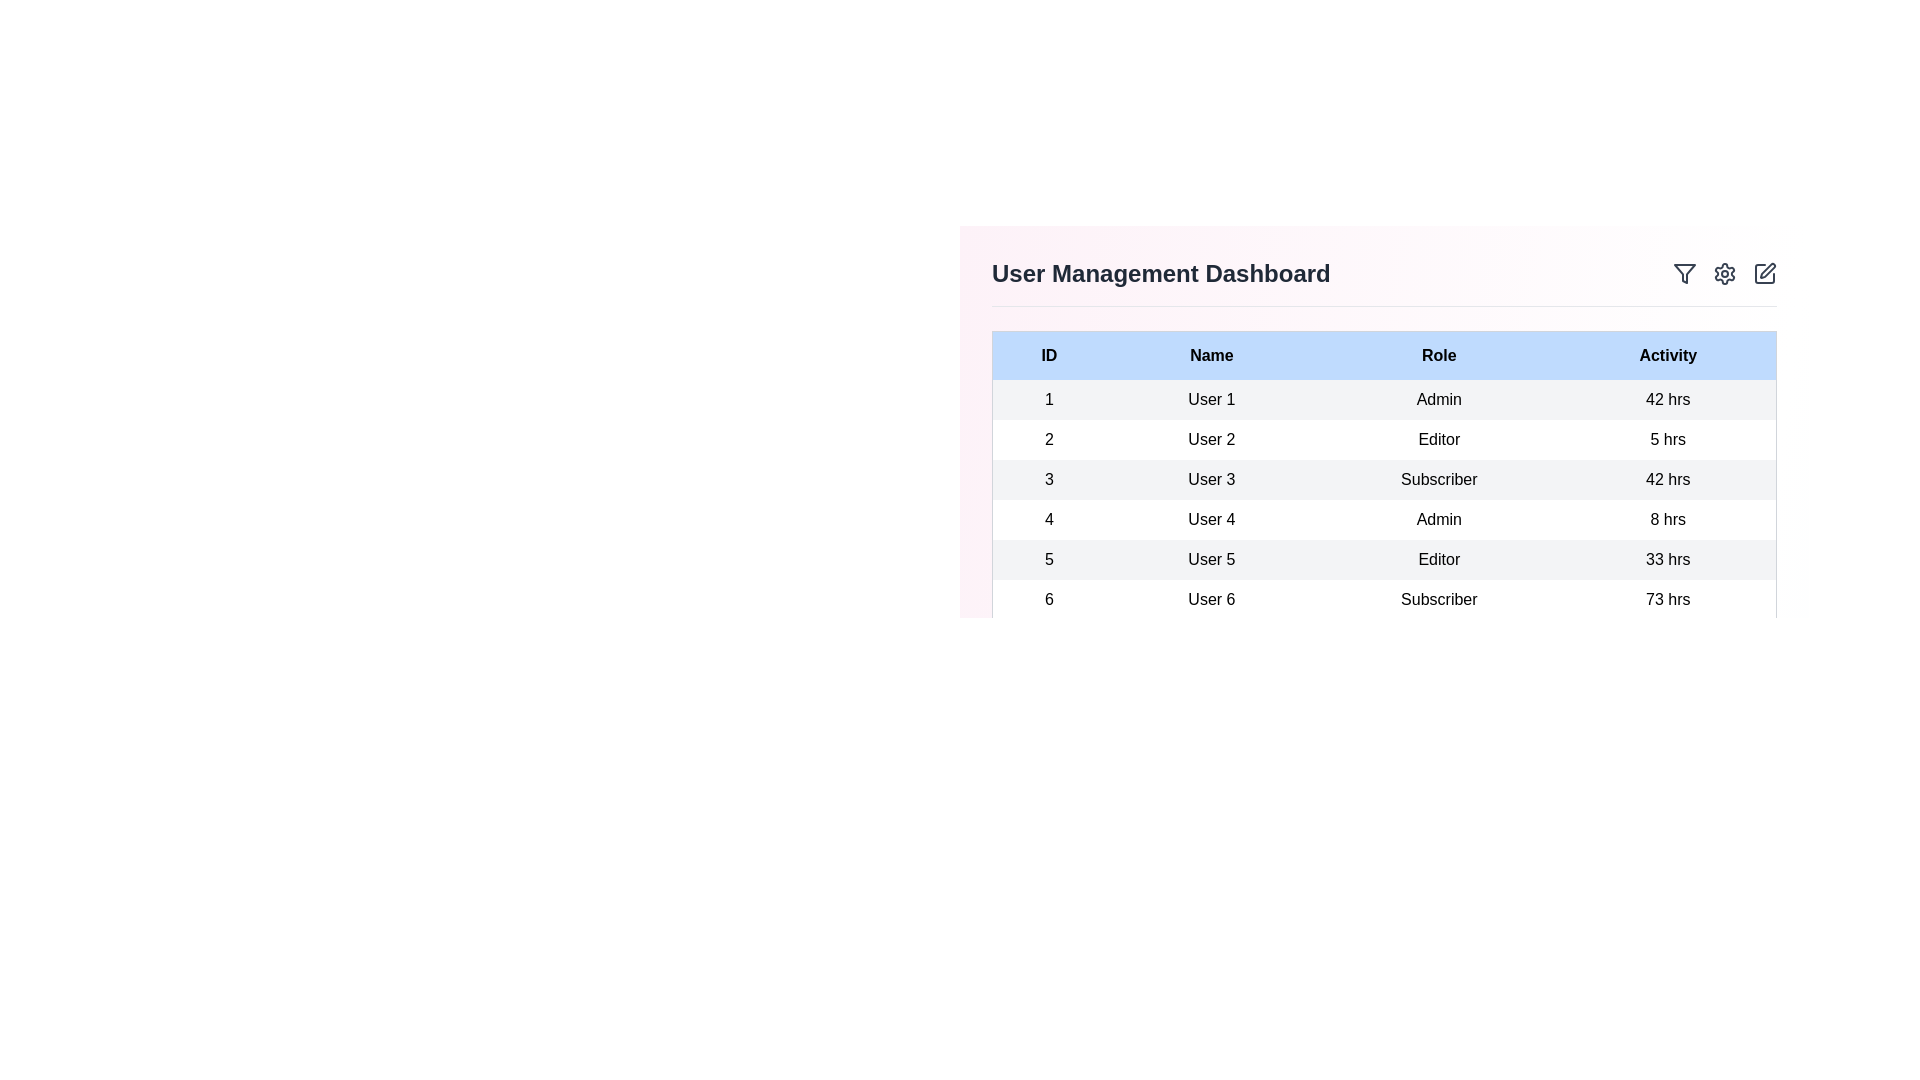  Describe the element at coordinates (1723, 273) in the screenshot. I see `the settings icon to access configuration settings` at that location.